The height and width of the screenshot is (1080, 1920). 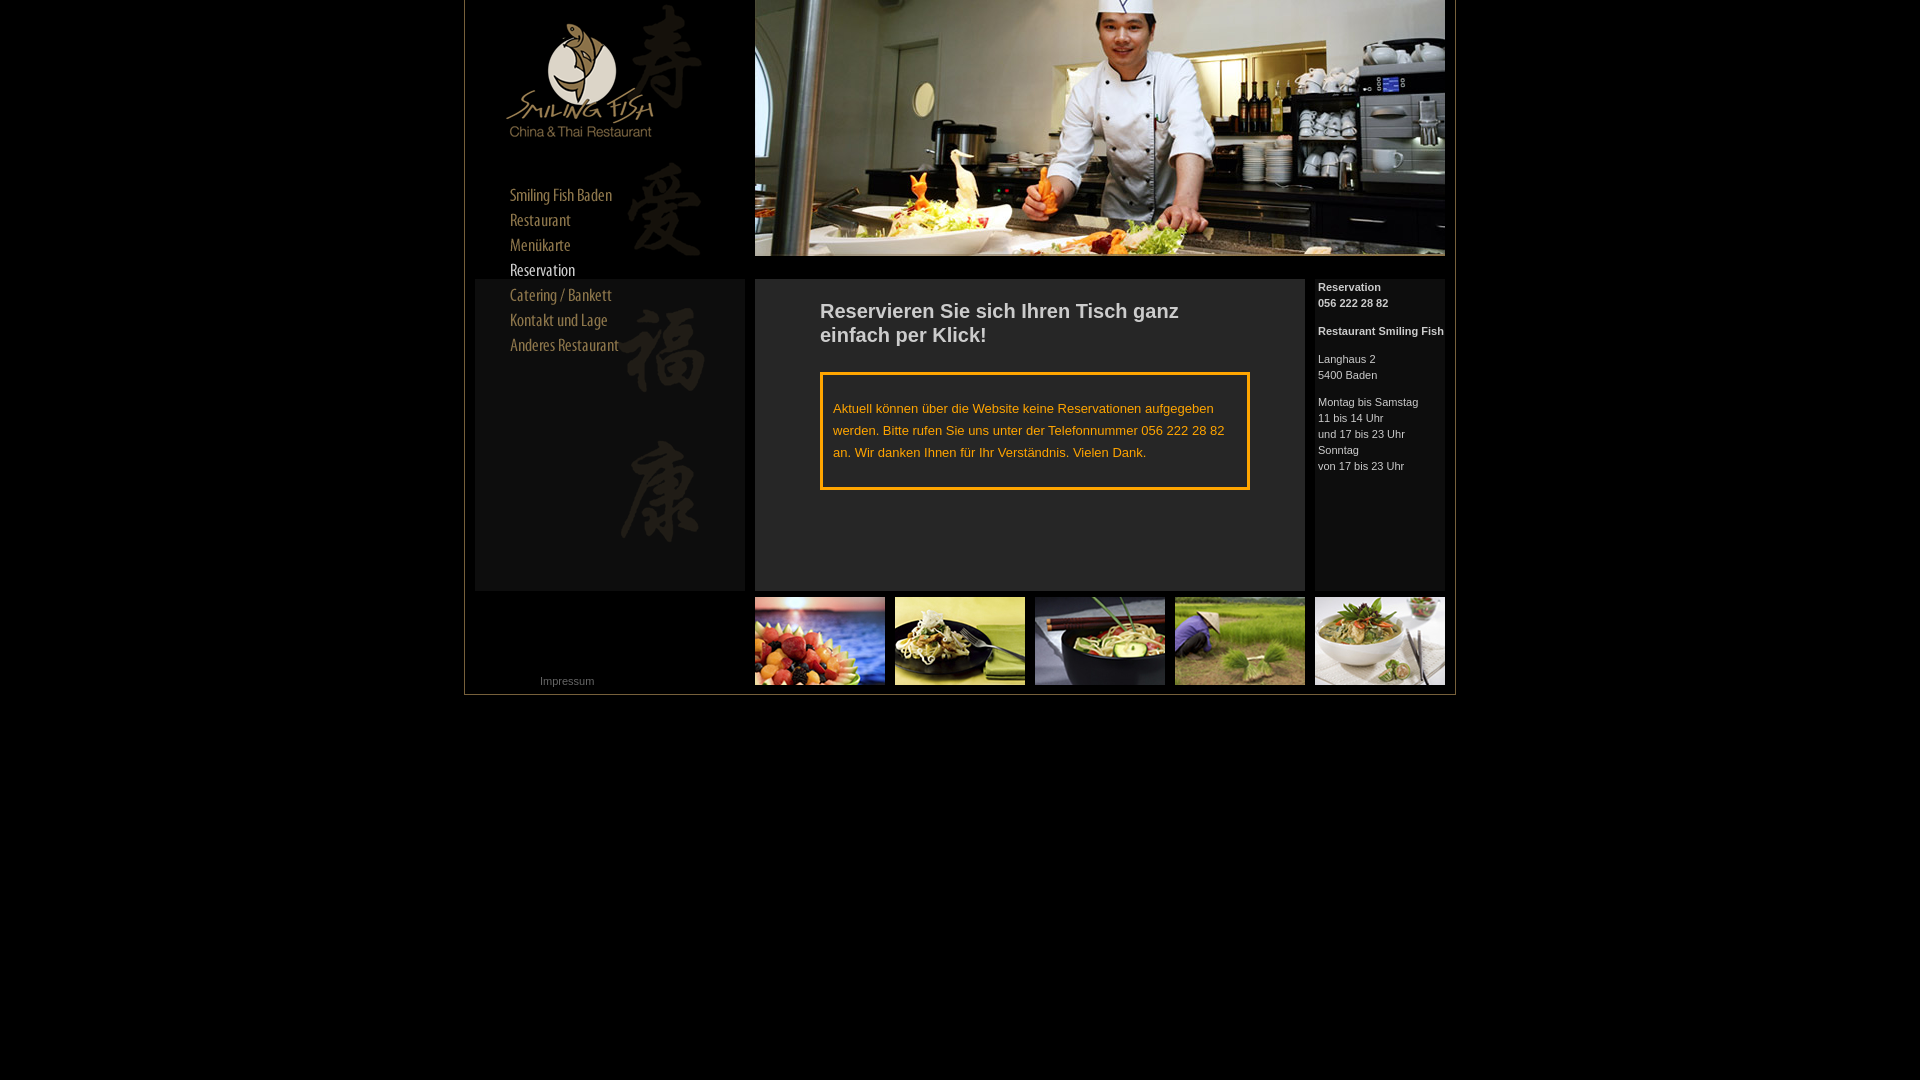 What do you see at coordinates (579, 220) in the screenshot?
I see `'Restaurant'` at bounding box center [579, 220].